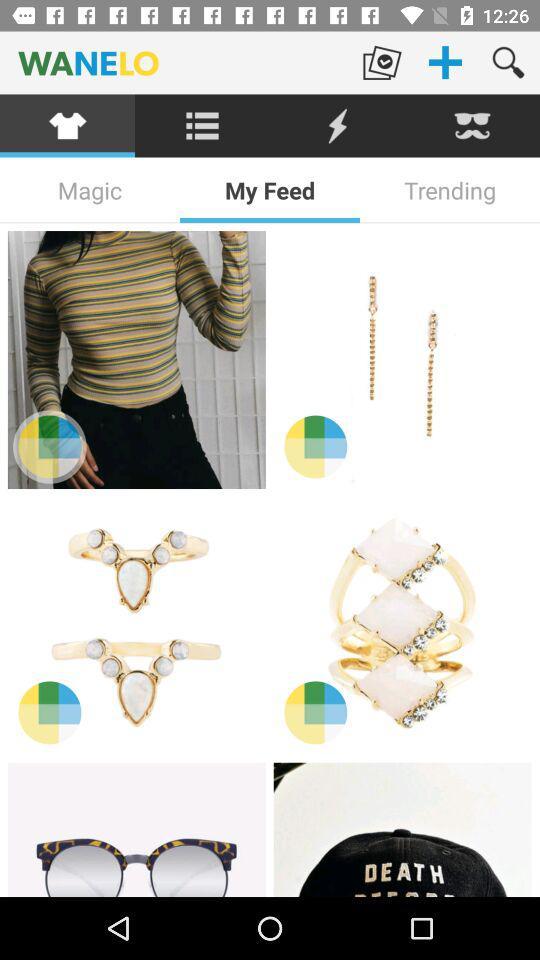 This screenshot has width=540, height=960. What do you see at coordinates (270, 190) in the screenshot?
I see `my feed` at bounding box center [270, 190].